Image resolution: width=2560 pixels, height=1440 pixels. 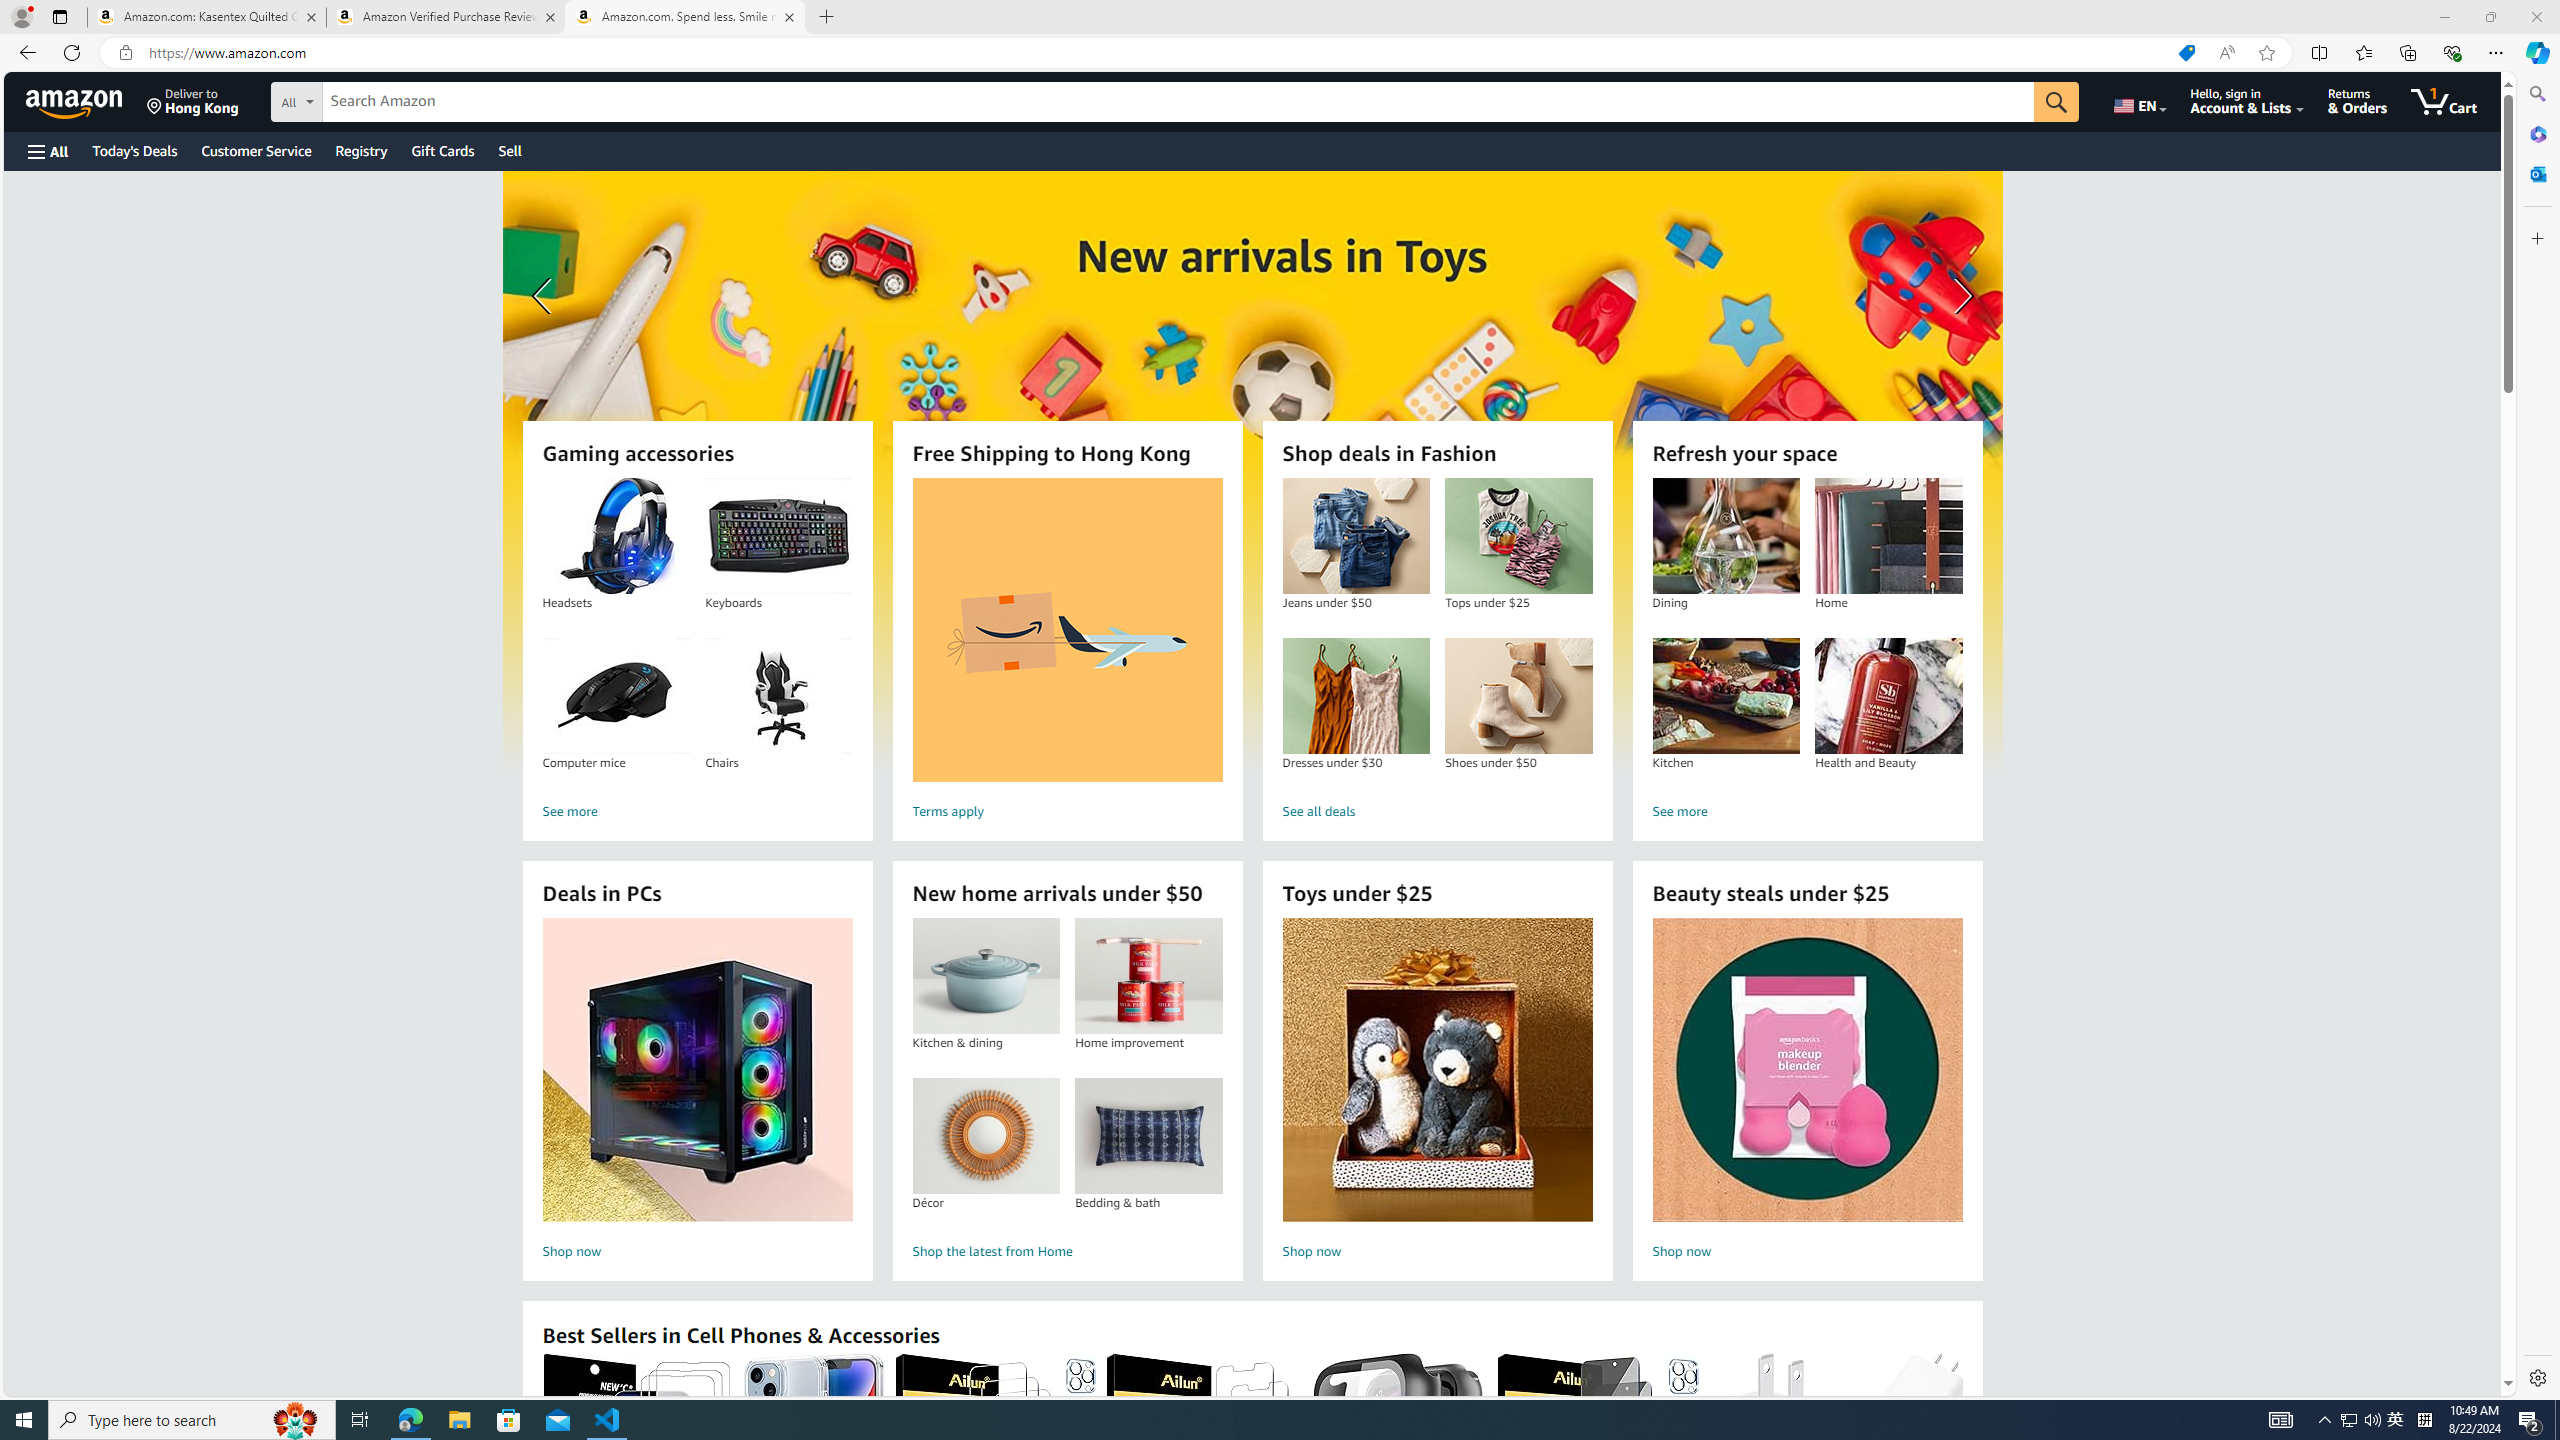 What do you see at coordinates (615, 696) in the screenshot?
I see `'Computer mice'` at bounding box center [615, 696].